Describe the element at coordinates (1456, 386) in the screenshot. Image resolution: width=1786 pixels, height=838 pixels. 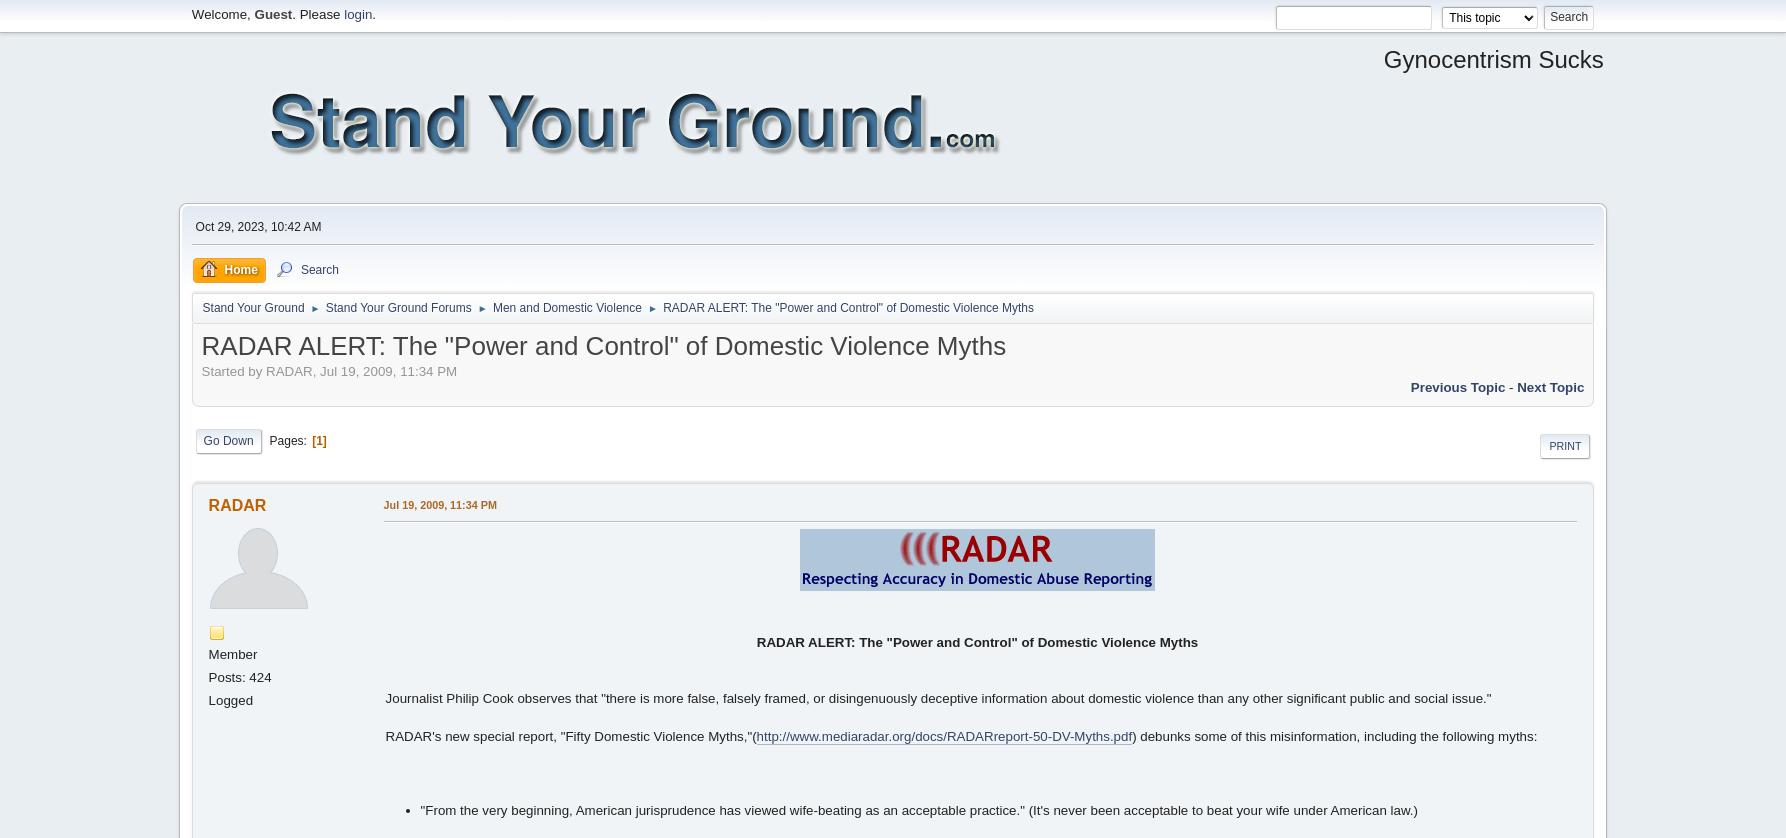
I see `'previous topic'` at that location.